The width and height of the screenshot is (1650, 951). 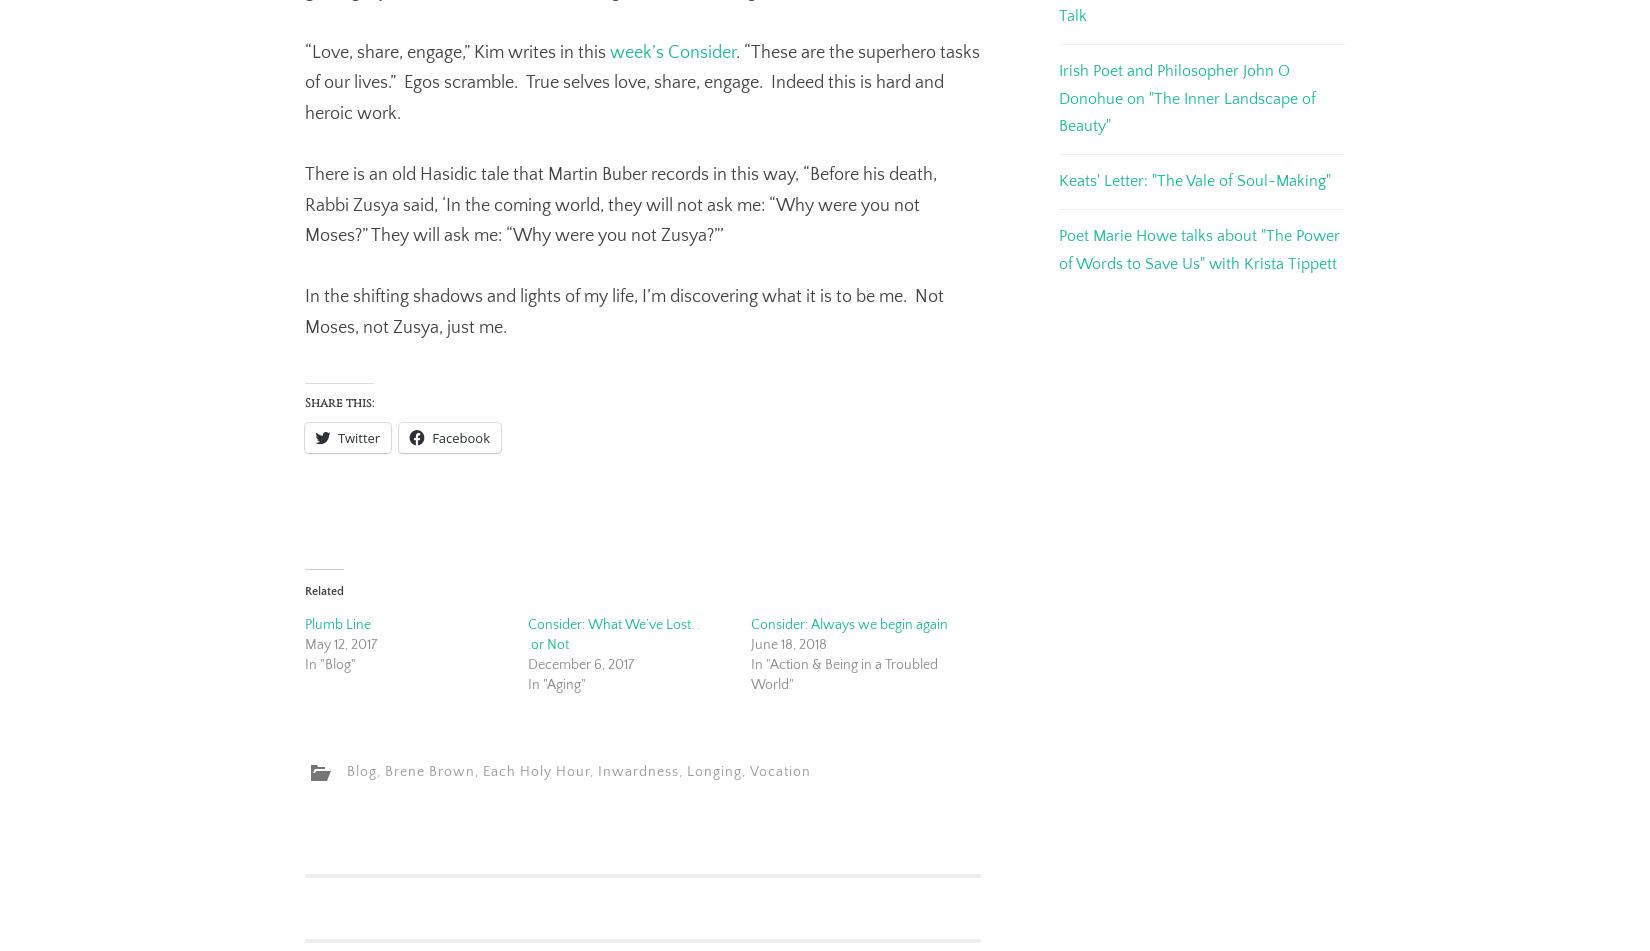 What do you see at coordinates (304, 52) in the screenshot?
I see `'“Love, share, engage,” Kim writes in this'` at bounding box center [304, 52].